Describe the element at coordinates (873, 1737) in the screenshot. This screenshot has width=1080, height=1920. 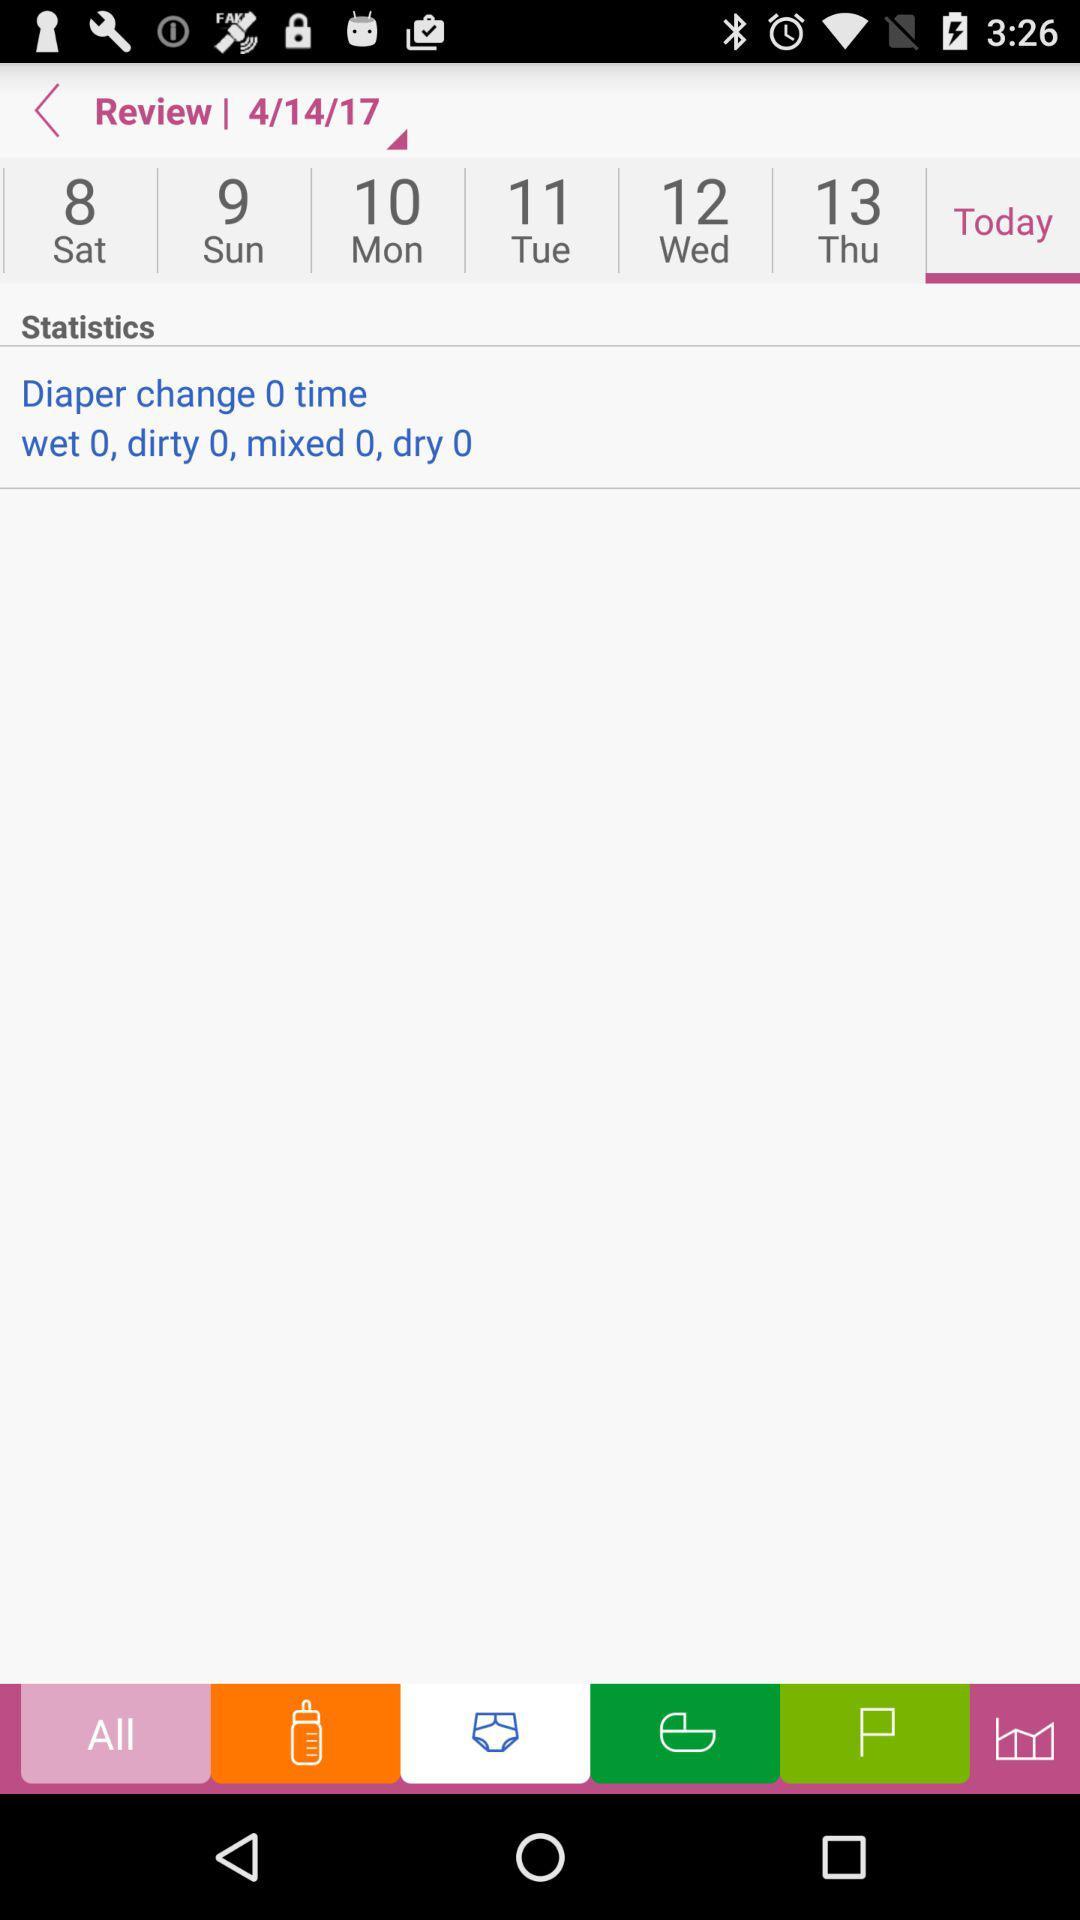
I see `report this viodio` at that location.